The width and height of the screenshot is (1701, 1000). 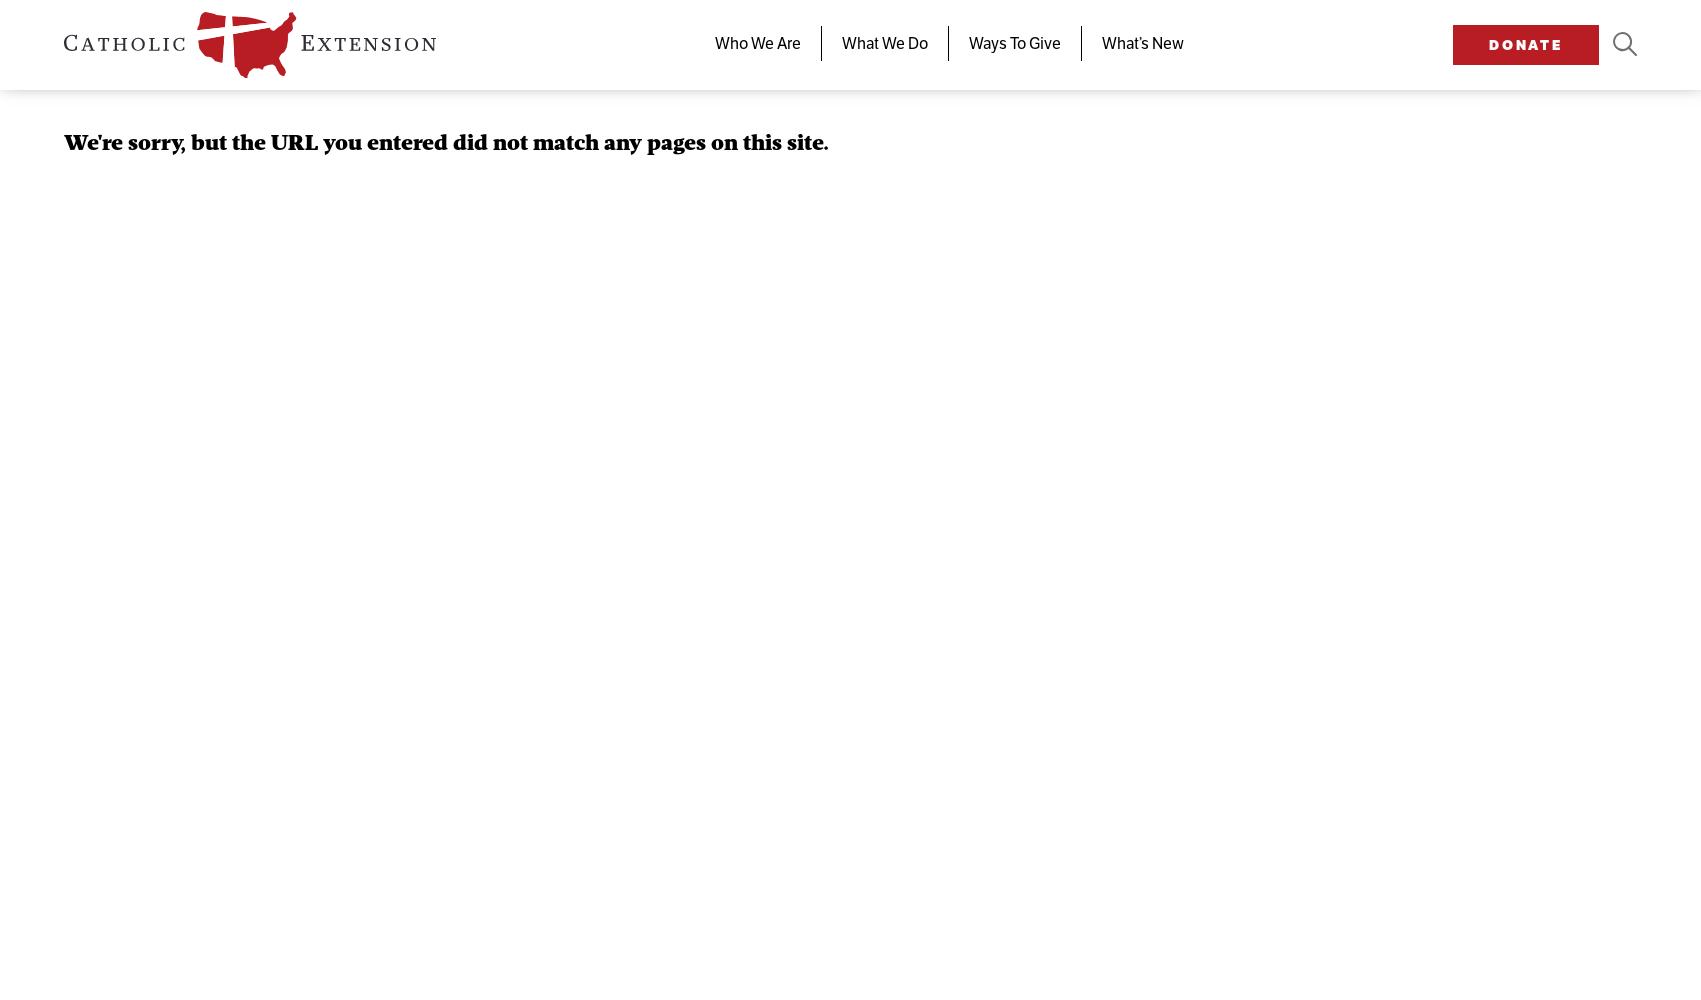 I want to click on 'Our Mission', so click(x=840, y=135).